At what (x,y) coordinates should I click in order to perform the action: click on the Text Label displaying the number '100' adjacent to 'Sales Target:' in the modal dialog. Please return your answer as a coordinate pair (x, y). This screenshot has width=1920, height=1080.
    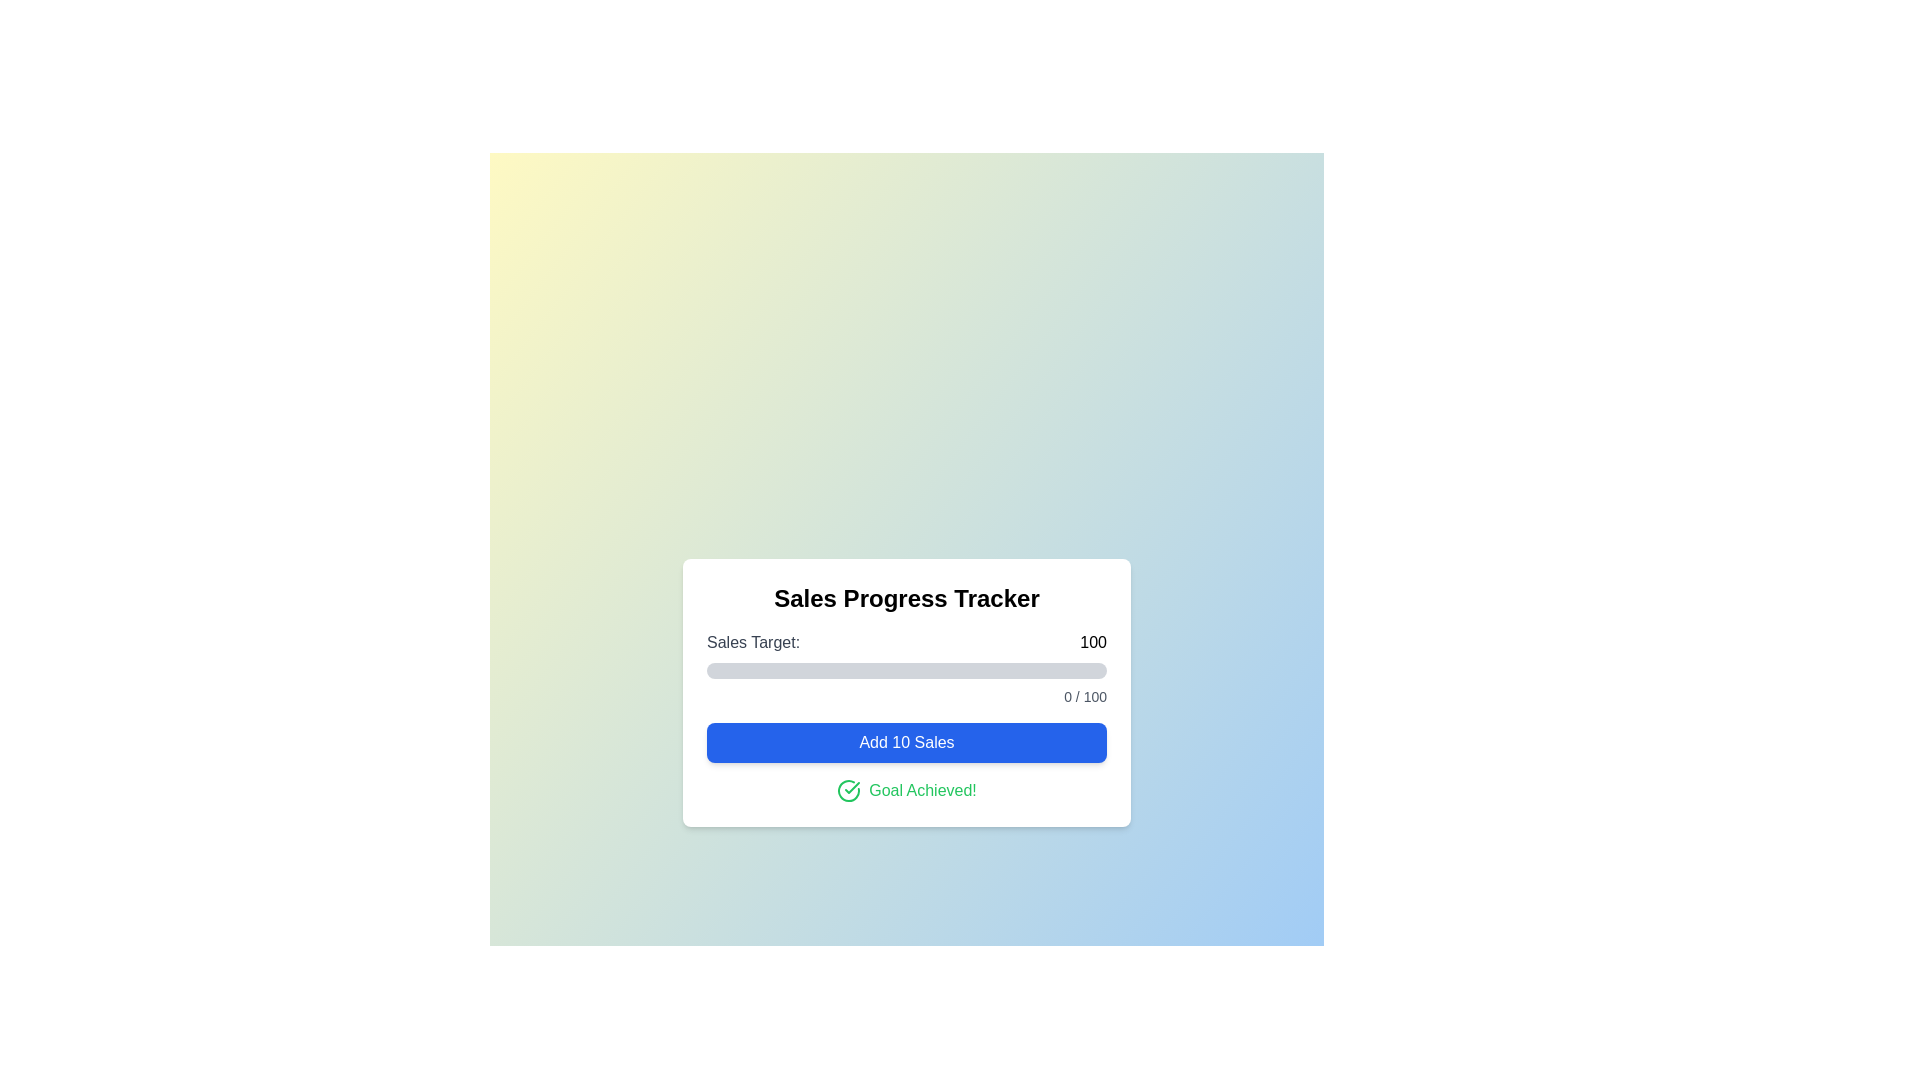
    Looking at the image, I should click on (1092, 643).